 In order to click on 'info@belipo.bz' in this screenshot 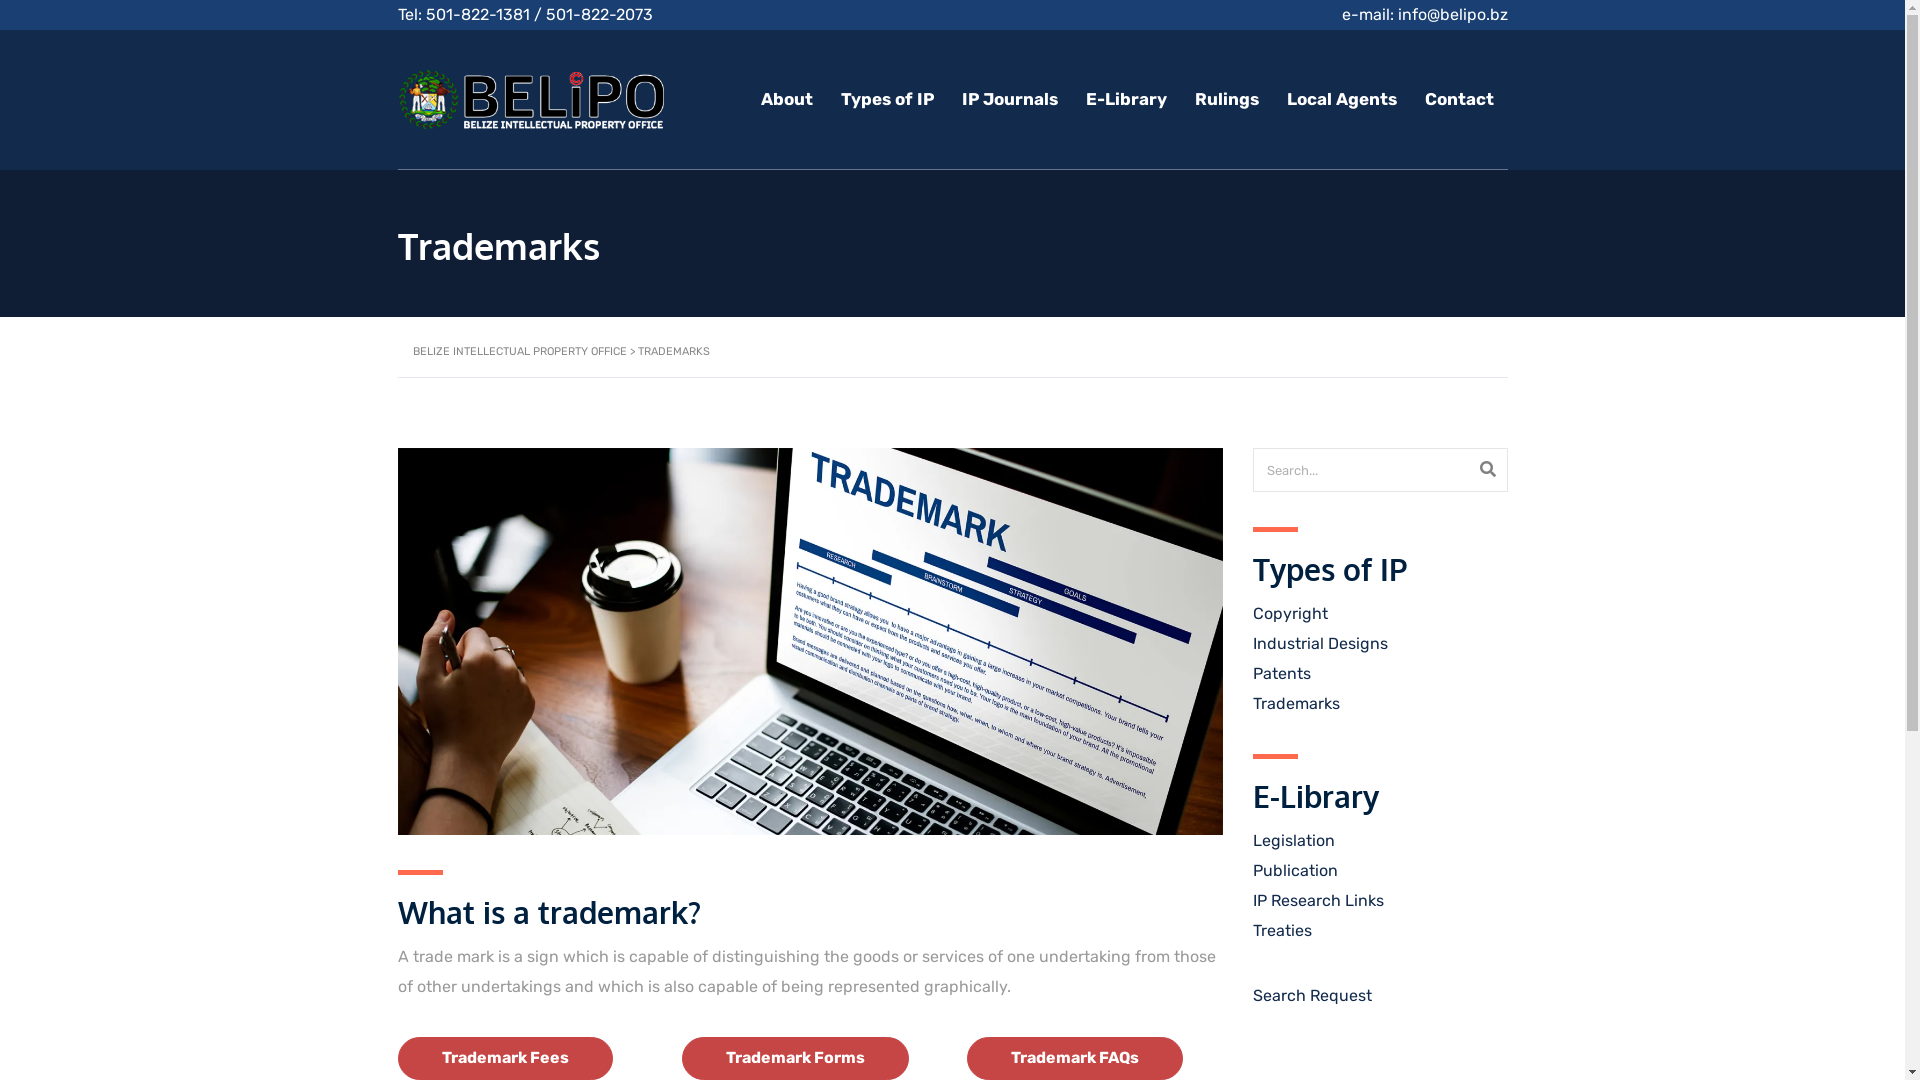, I will do `click(1453, 14)`.